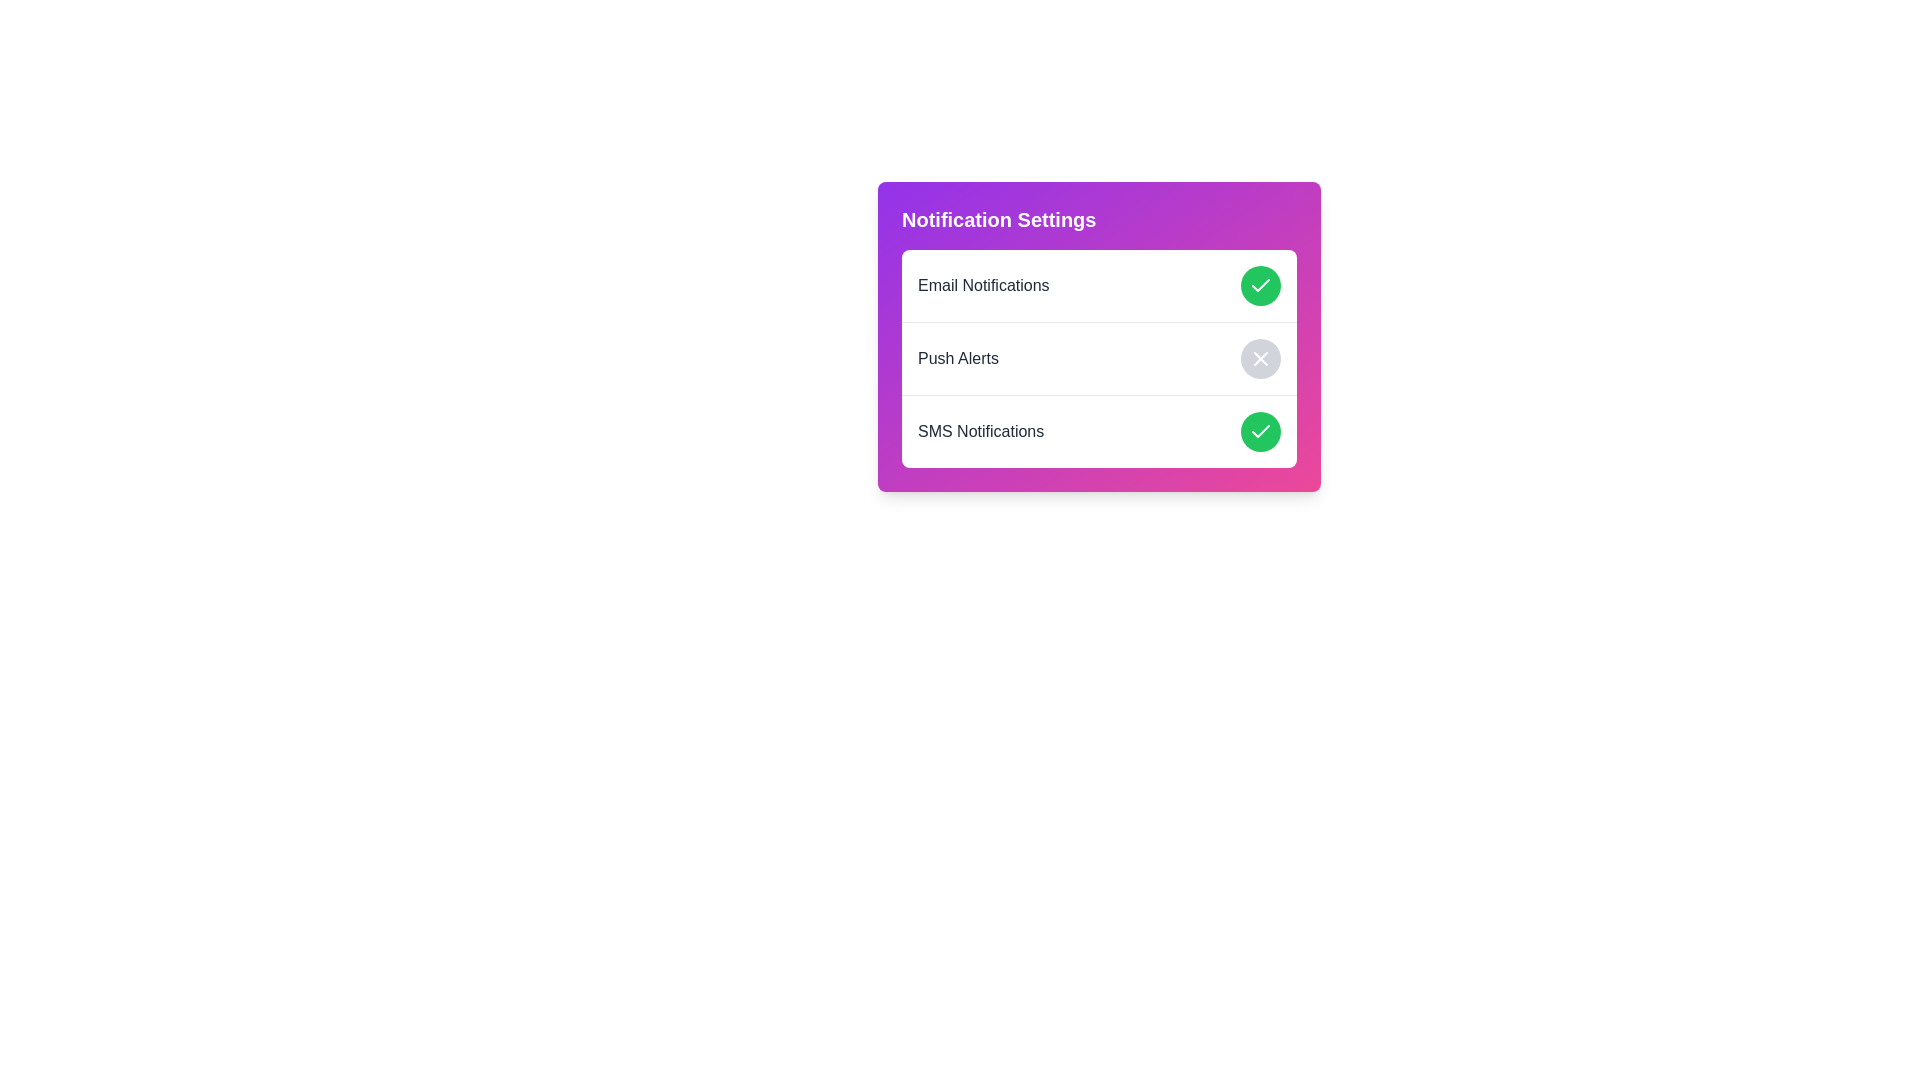 Image resolution: width=1920 pixels, height=1080 pixels. Describe the element at coordinates (1260, 357) in the screenshot. I see `the circular button with a gray background and a white 'X' icon located on the right side of the 'Push Alerts' row in the notification settings panel` at that location.